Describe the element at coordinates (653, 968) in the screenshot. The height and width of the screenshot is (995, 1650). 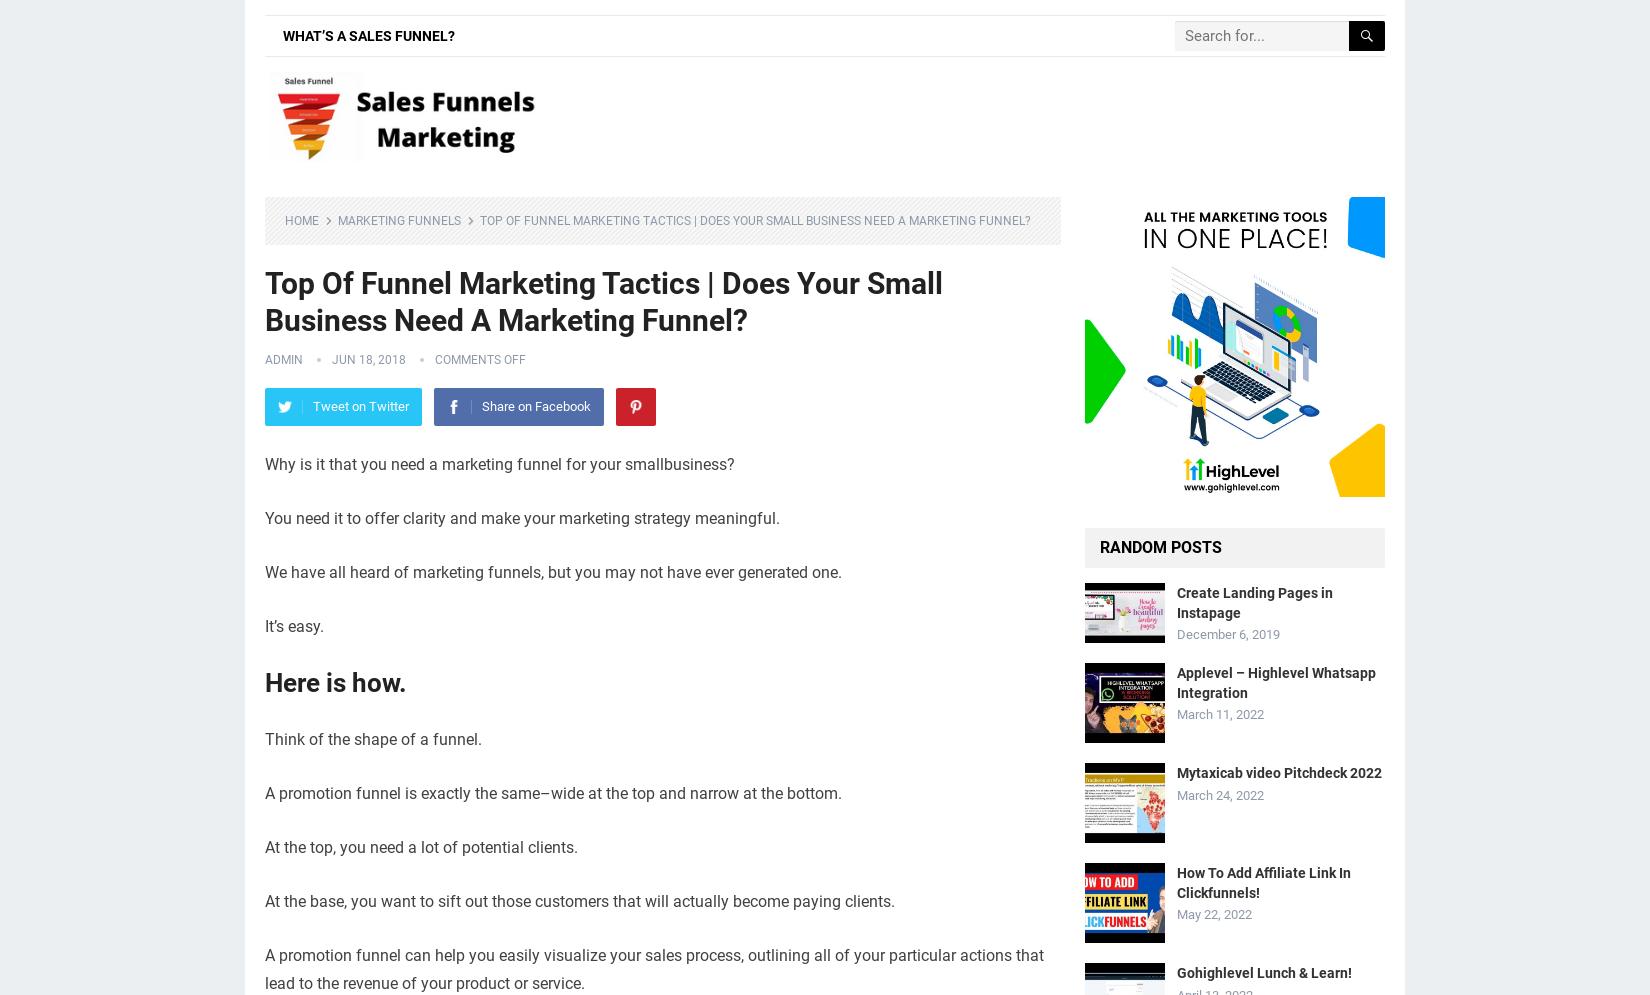
I see `'A promotion funnel can help you easily visualize your sales process, outlining all of your particular actions that lead to the revenue of your product or service.'` at that location.